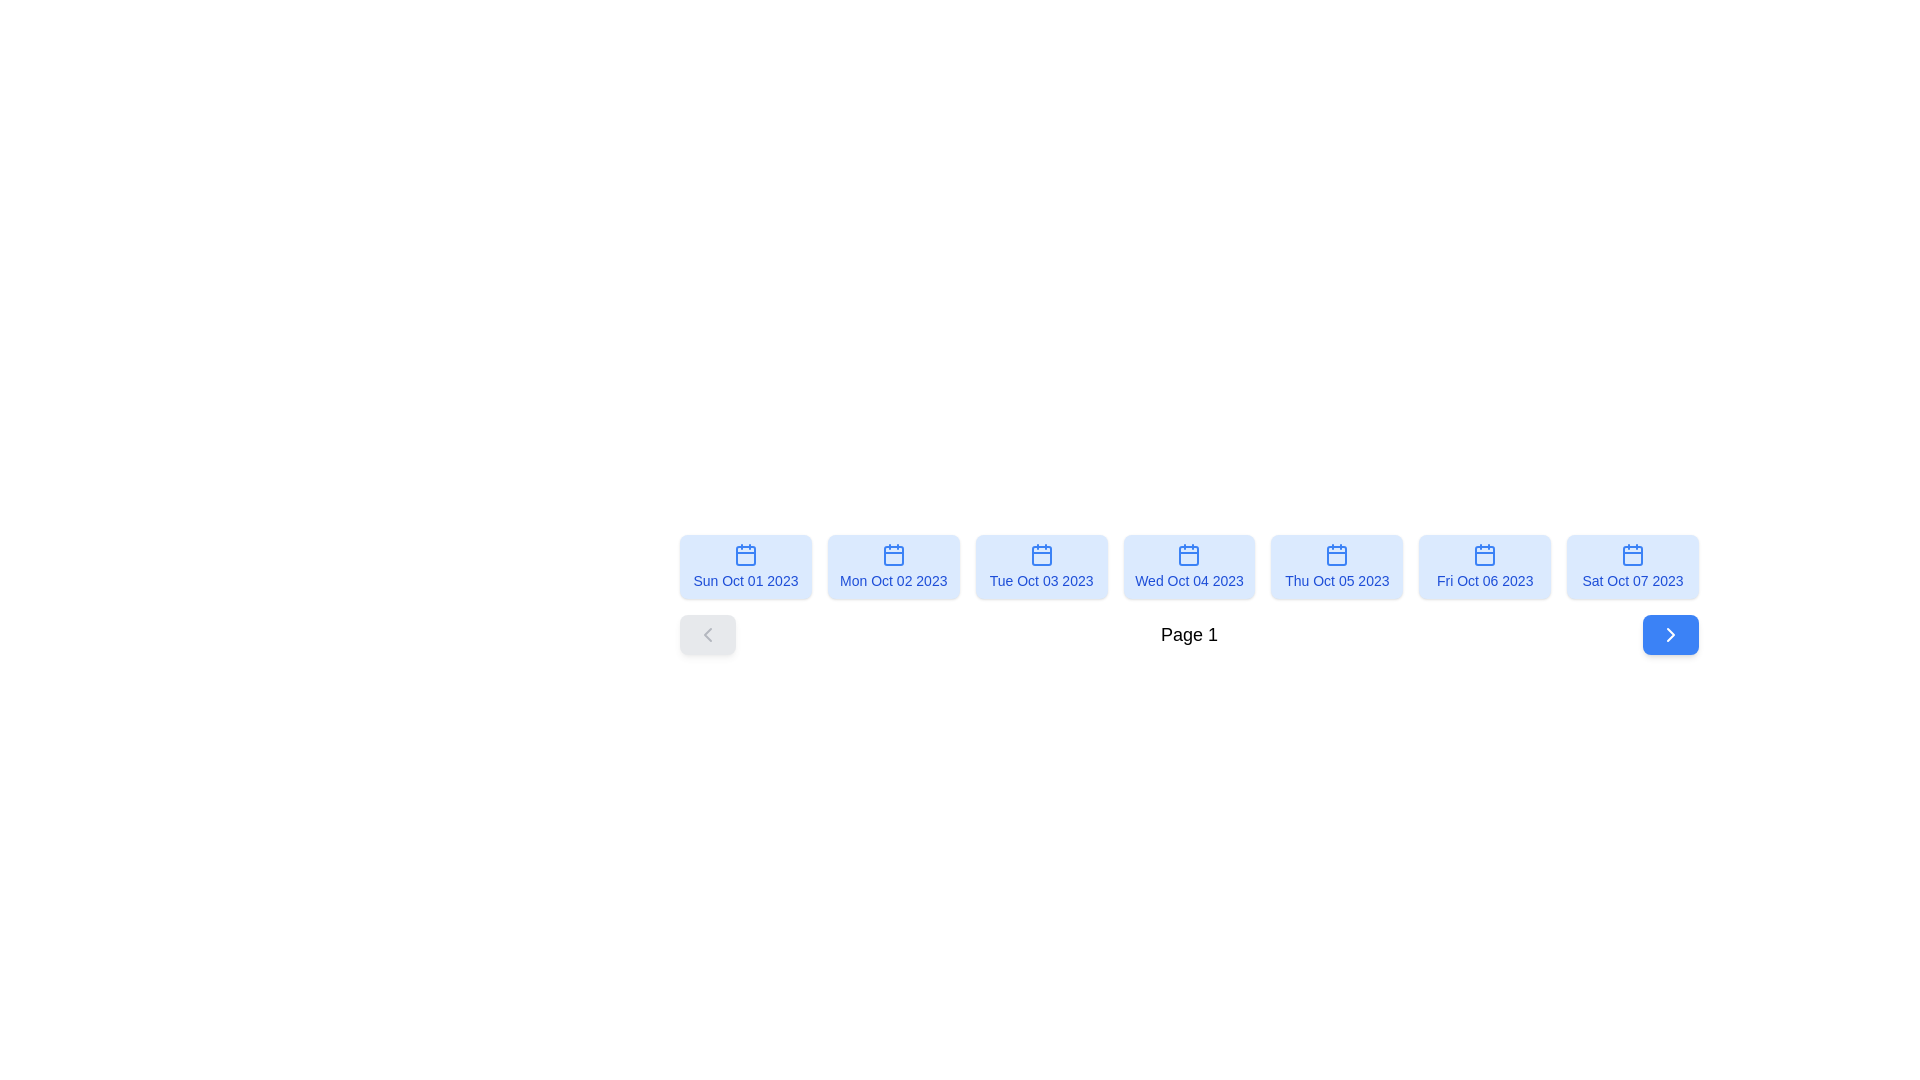 This screenshot has height=1080, width=1920. Describe the element at coordinates (1633, 555) in the screenshot. I see `the small square with rounded corners and a blue outline, which is centrally positioned within the calendar icon representing 'Sat Oct 07 2023'` at that location.